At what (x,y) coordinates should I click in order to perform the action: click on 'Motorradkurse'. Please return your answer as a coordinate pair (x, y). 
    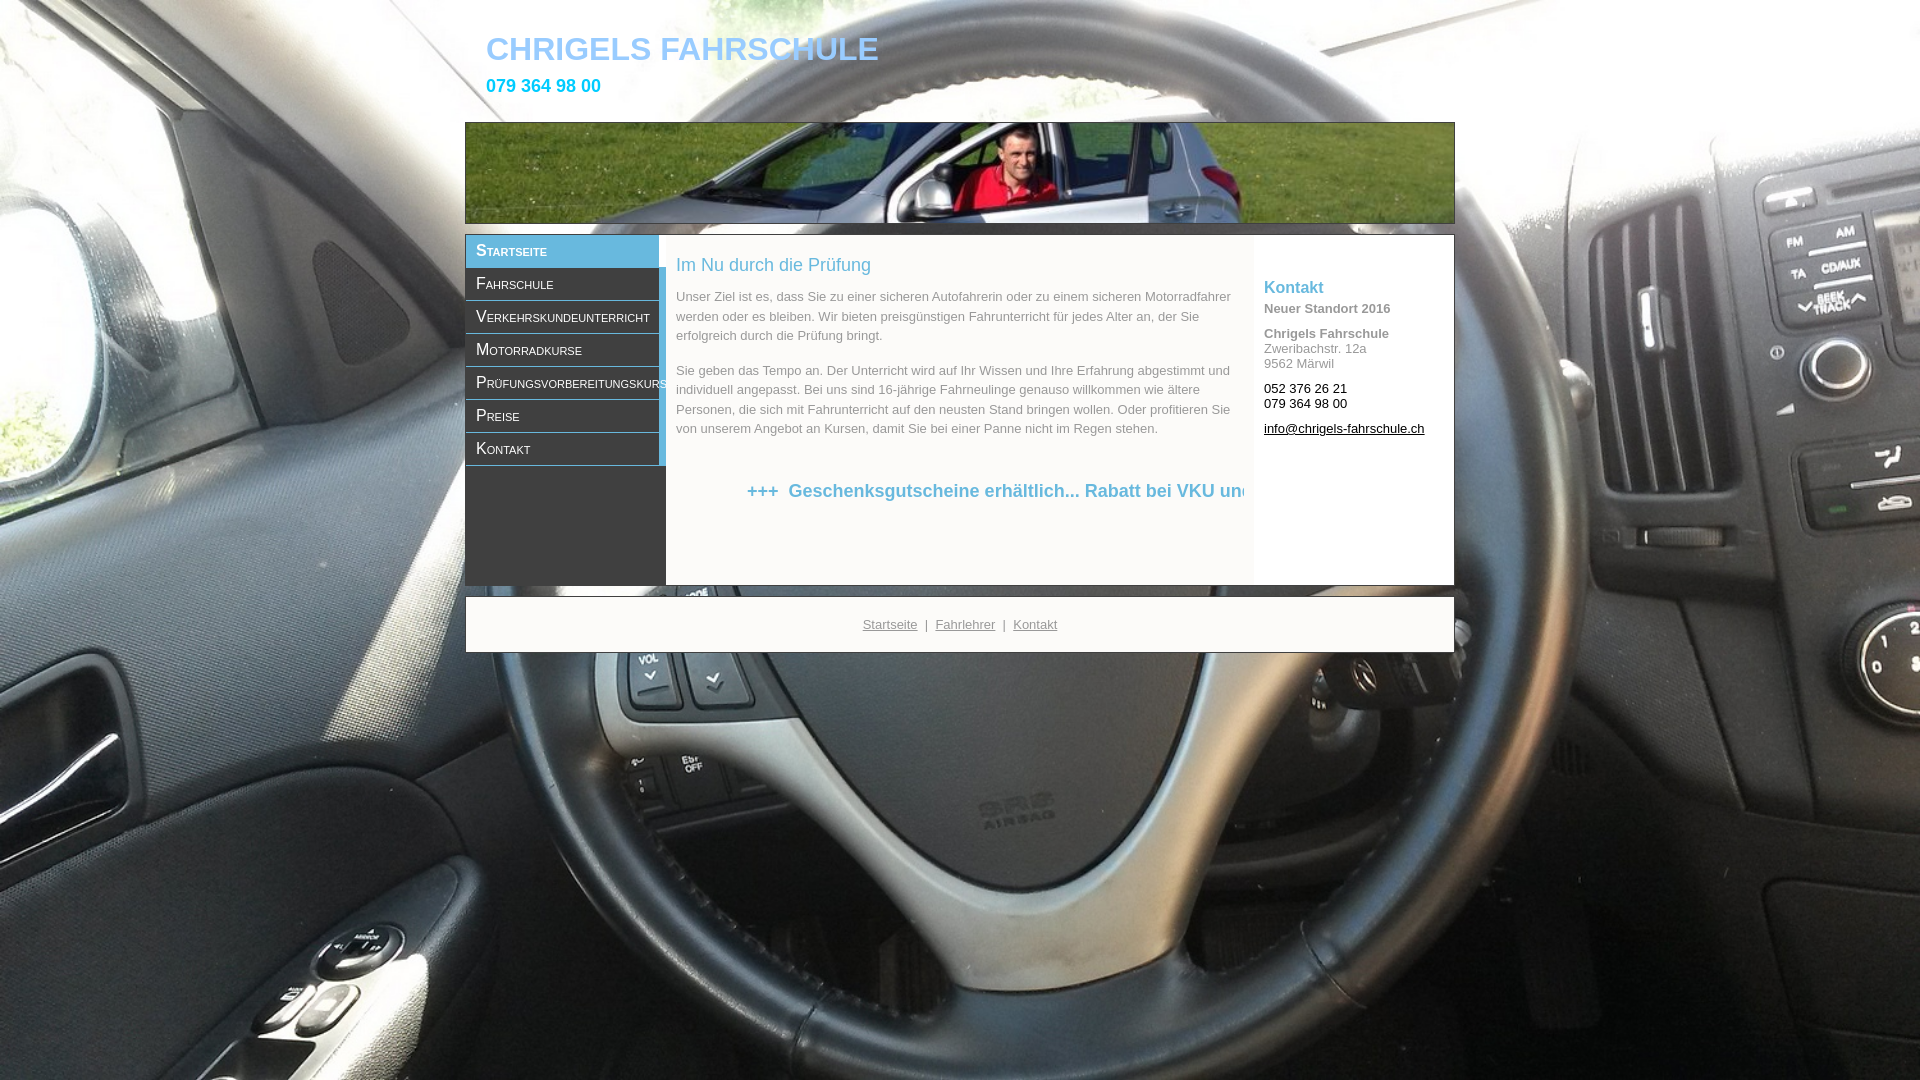
    Looking at the image, I should click on (565, 349).